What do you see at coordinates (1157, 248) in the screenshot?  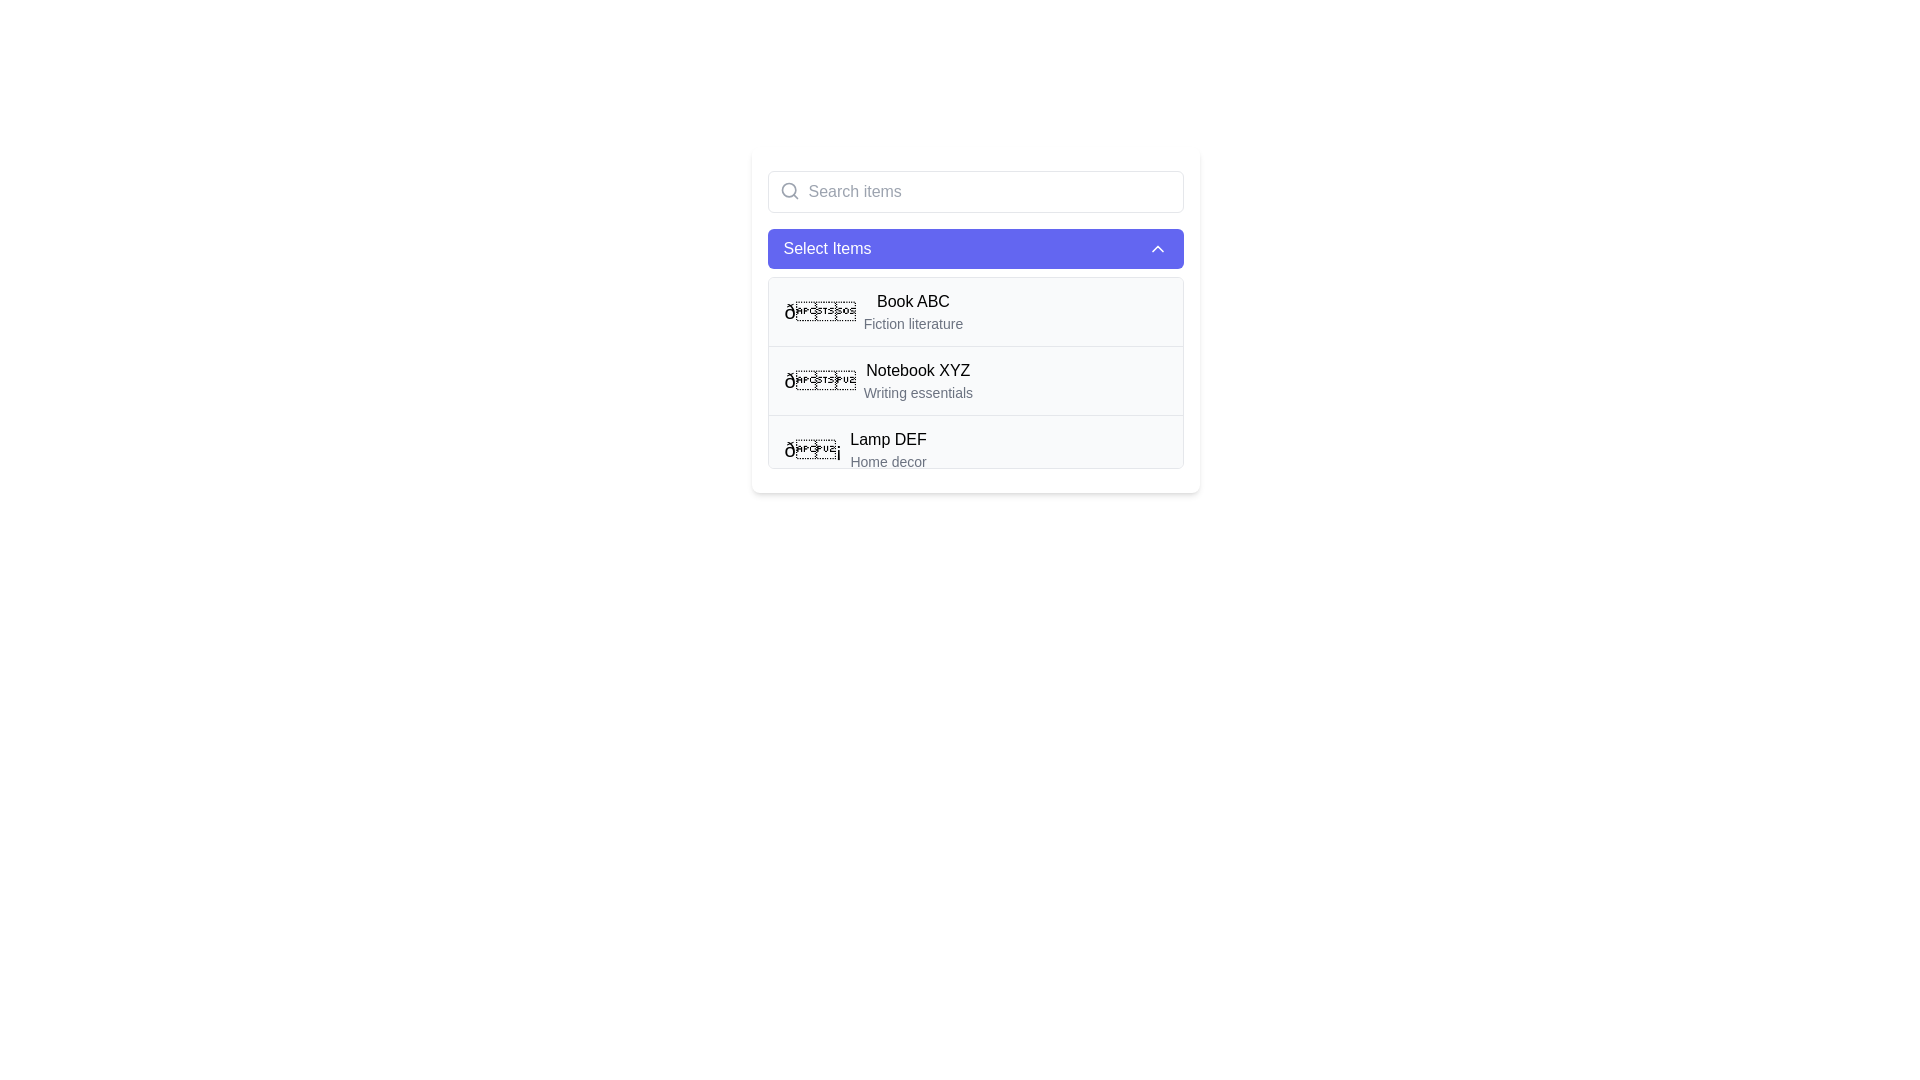 I see `the Chevron Up icon located on the right-hand side of the 'Select Items' button` at bounding box center [1157, 248].